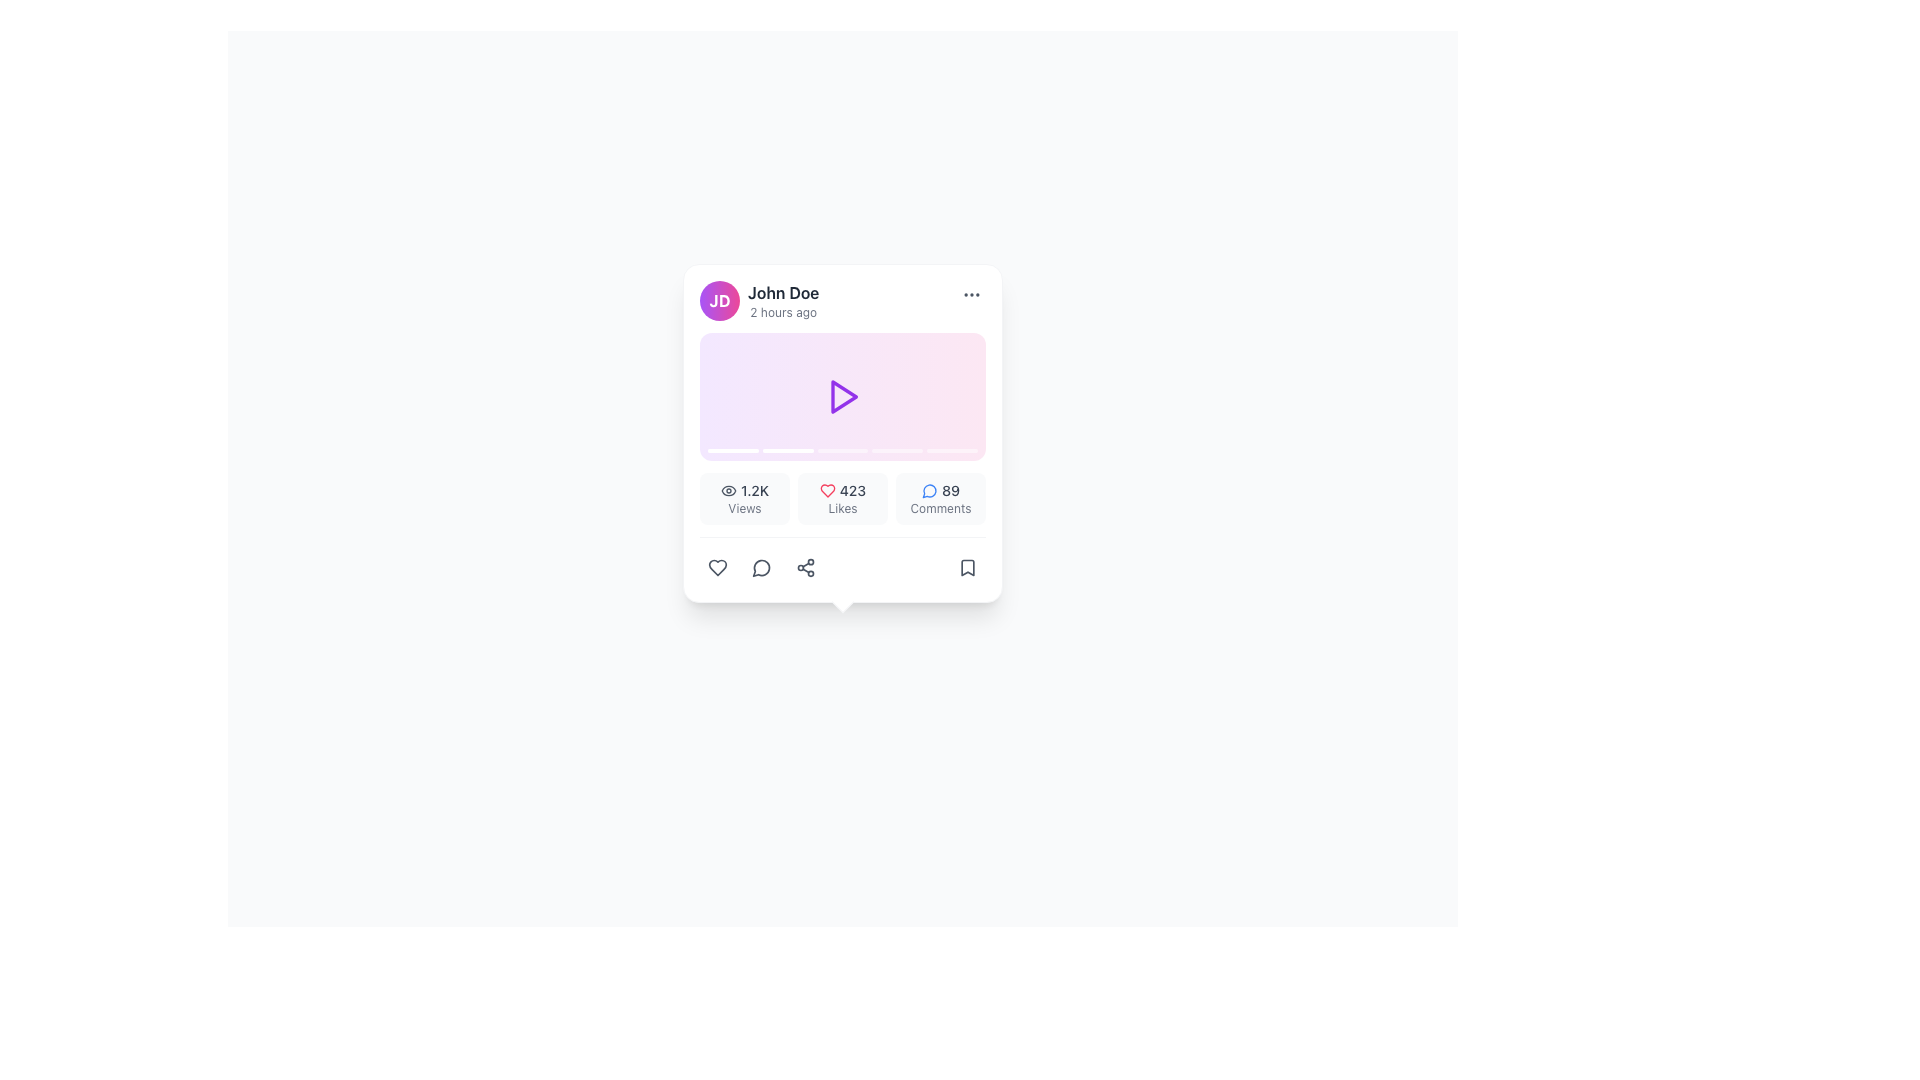 This screenshot has height=1080, width=1920. Describe the element at coordinates (843, 497) in the screenshot. I see `the middle section of the Statistical display unit` at that location.